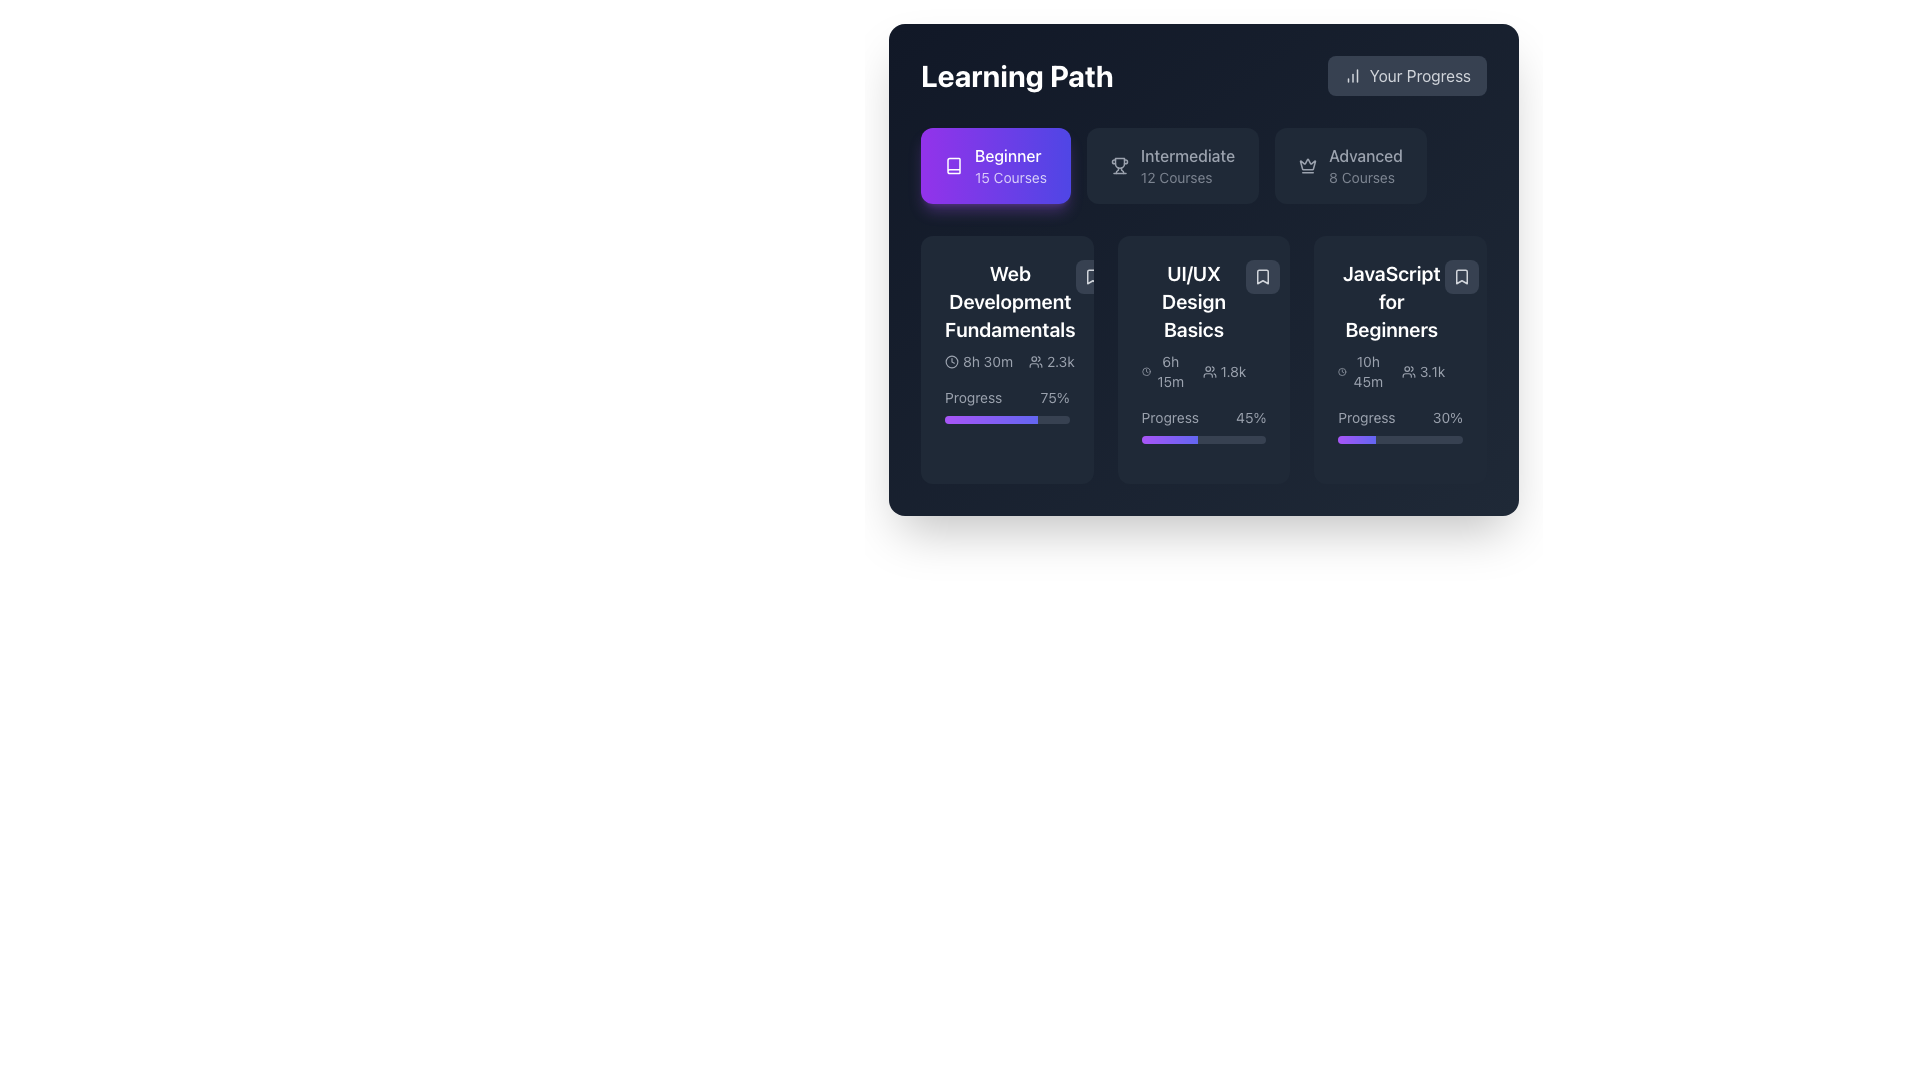 This screenshot has height=1080, width=1920. I want to click on the progress icon located in the top-right corner of the interface, adjacent to the 'Your Progress' label, so click(1352, 75).